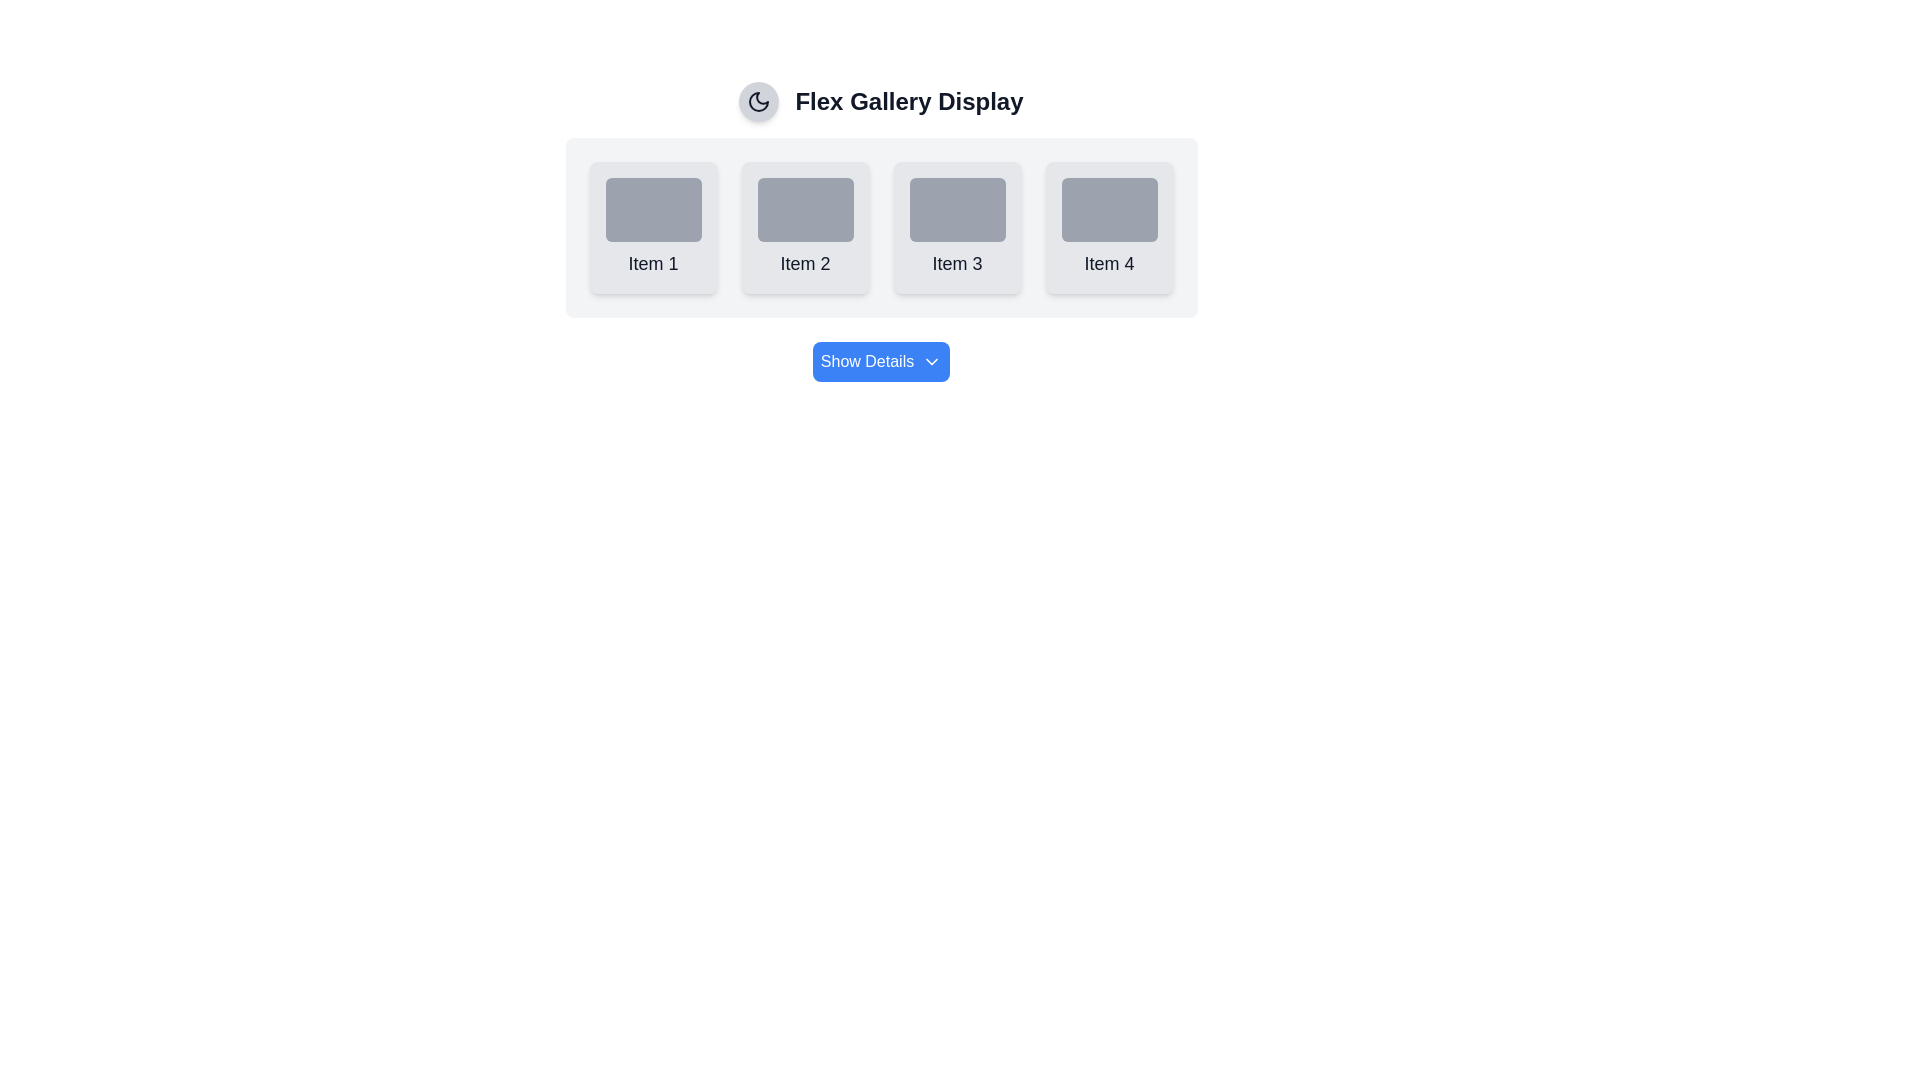 The image size is (1920, 1080). Describe the element at coordinates (1108, 262) in the screenshot. I see `text content of the text label displaying 'Item 4', which is part of the fourth card in a horizontally aligned series of four cards` at that location.